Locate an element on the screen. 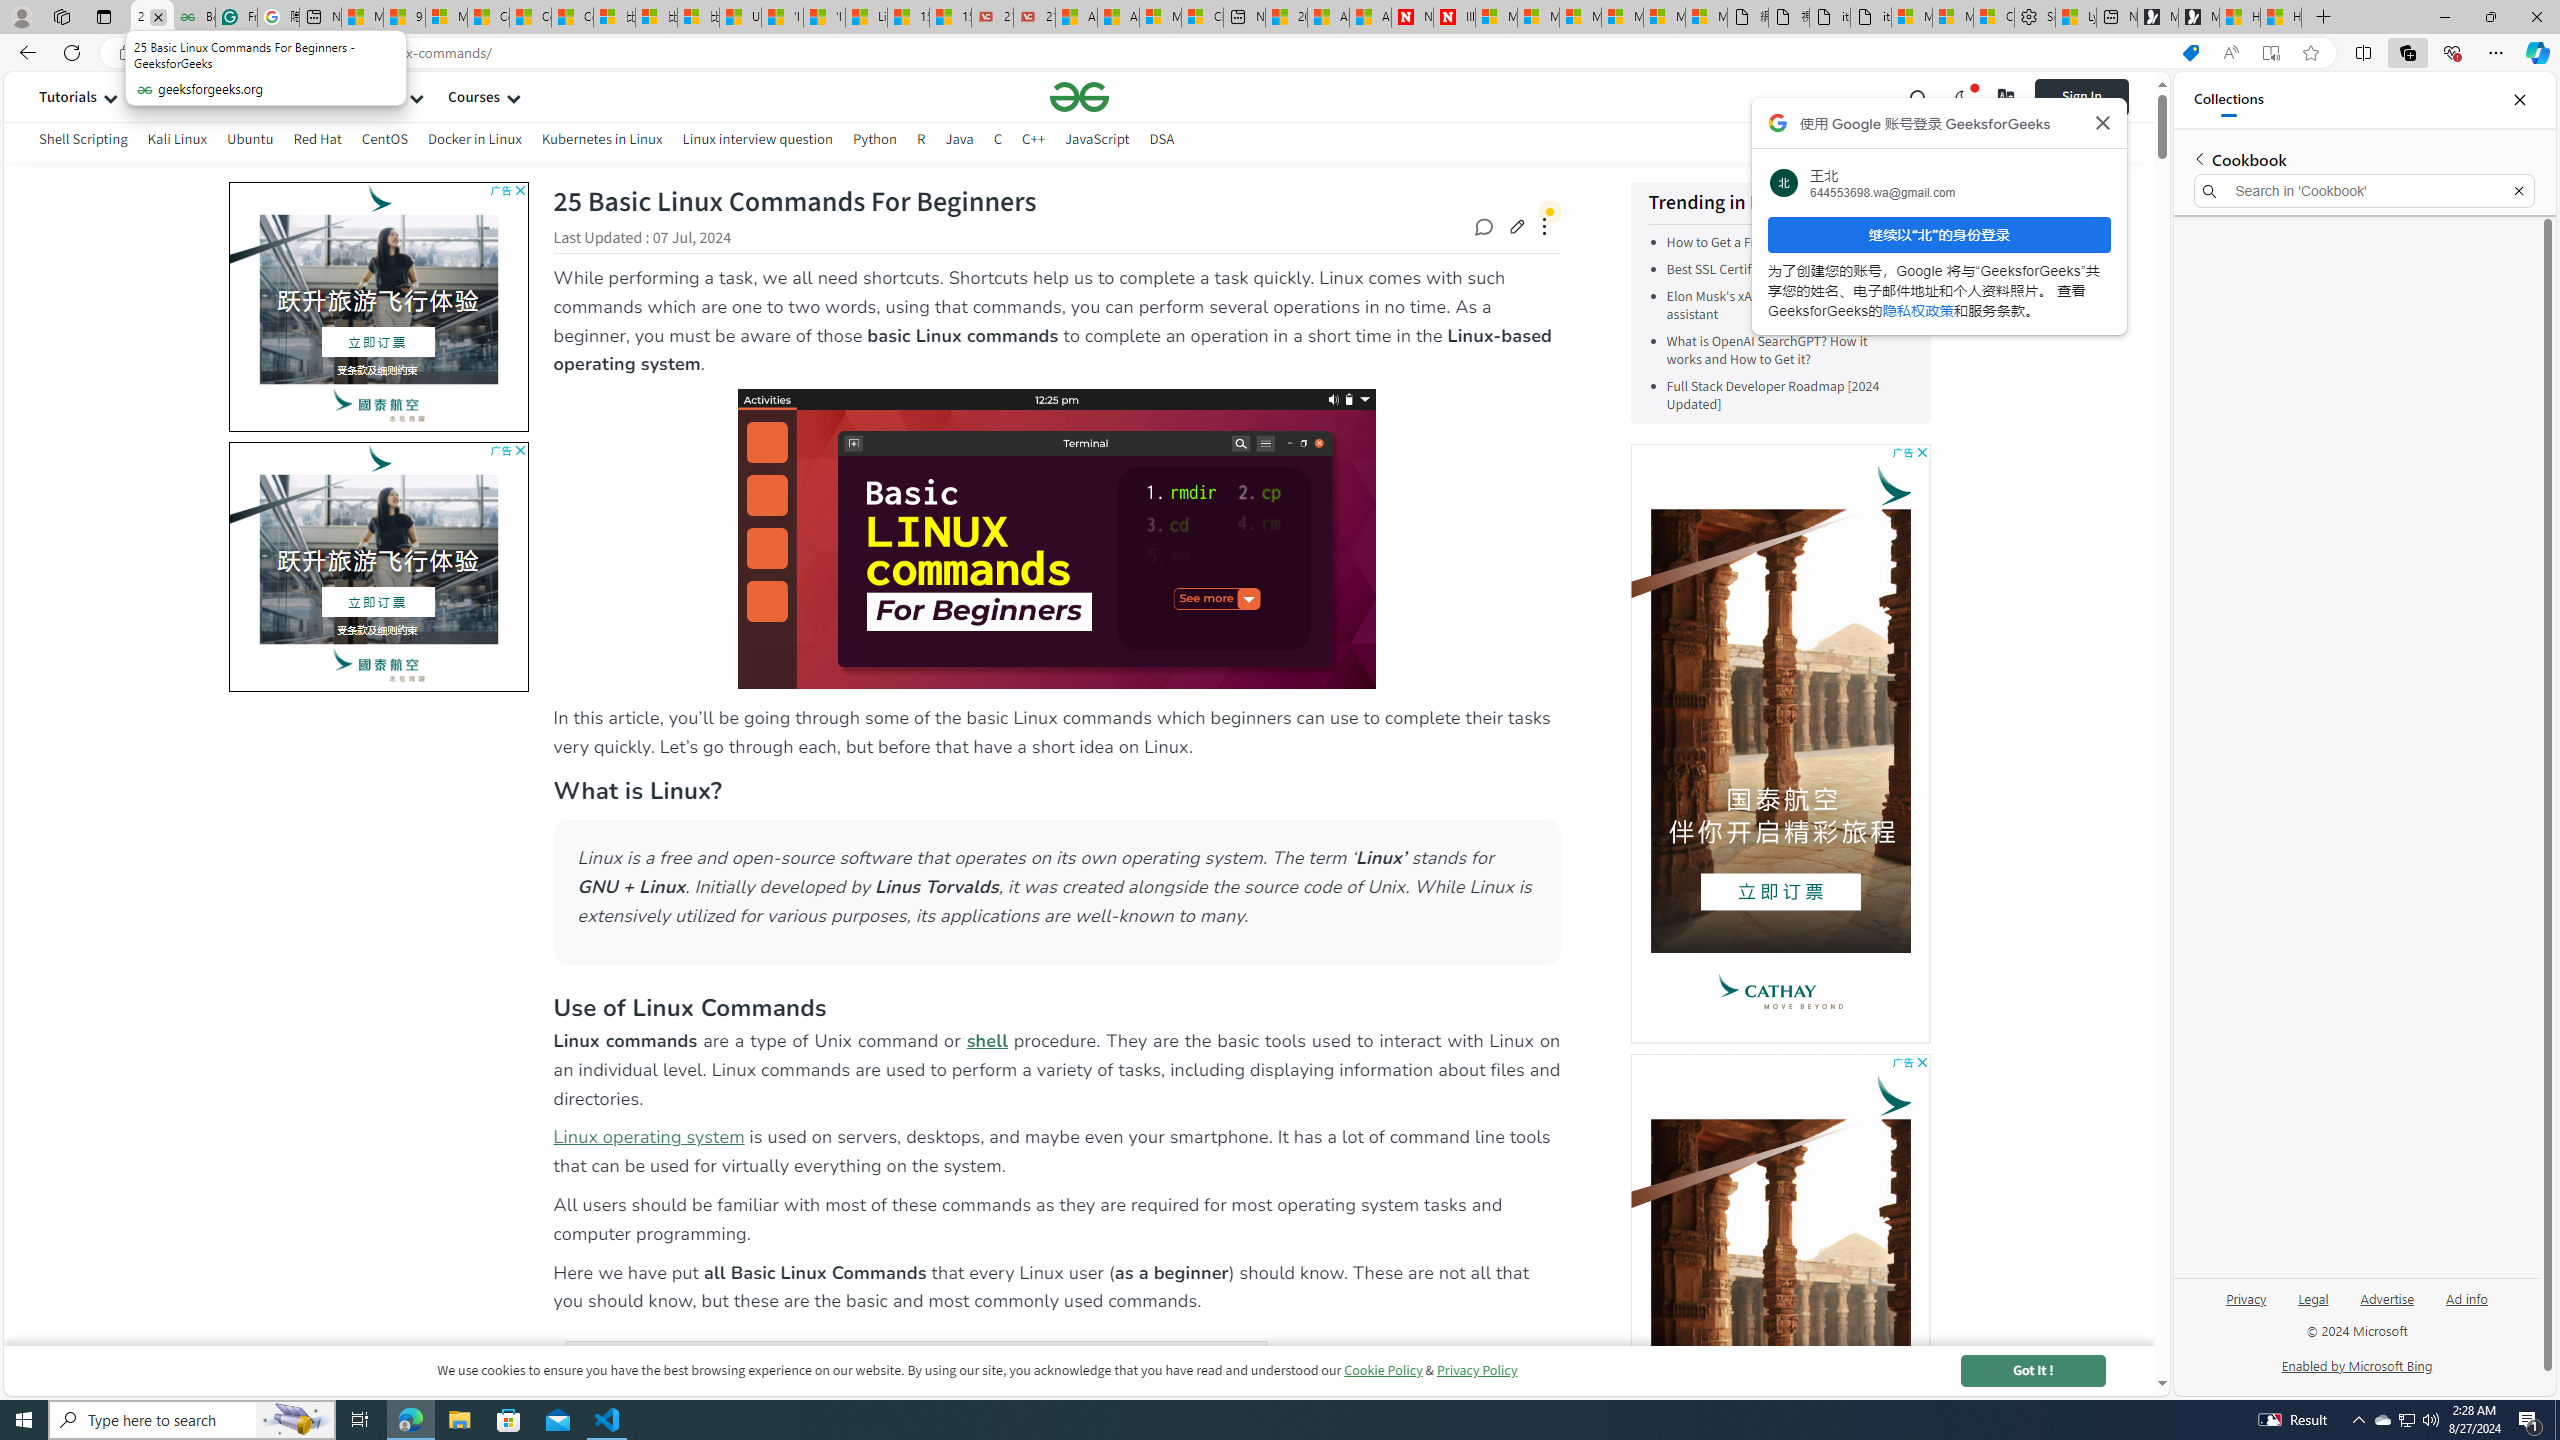  'Elon Musk' is located at coordinates (1762, 306).